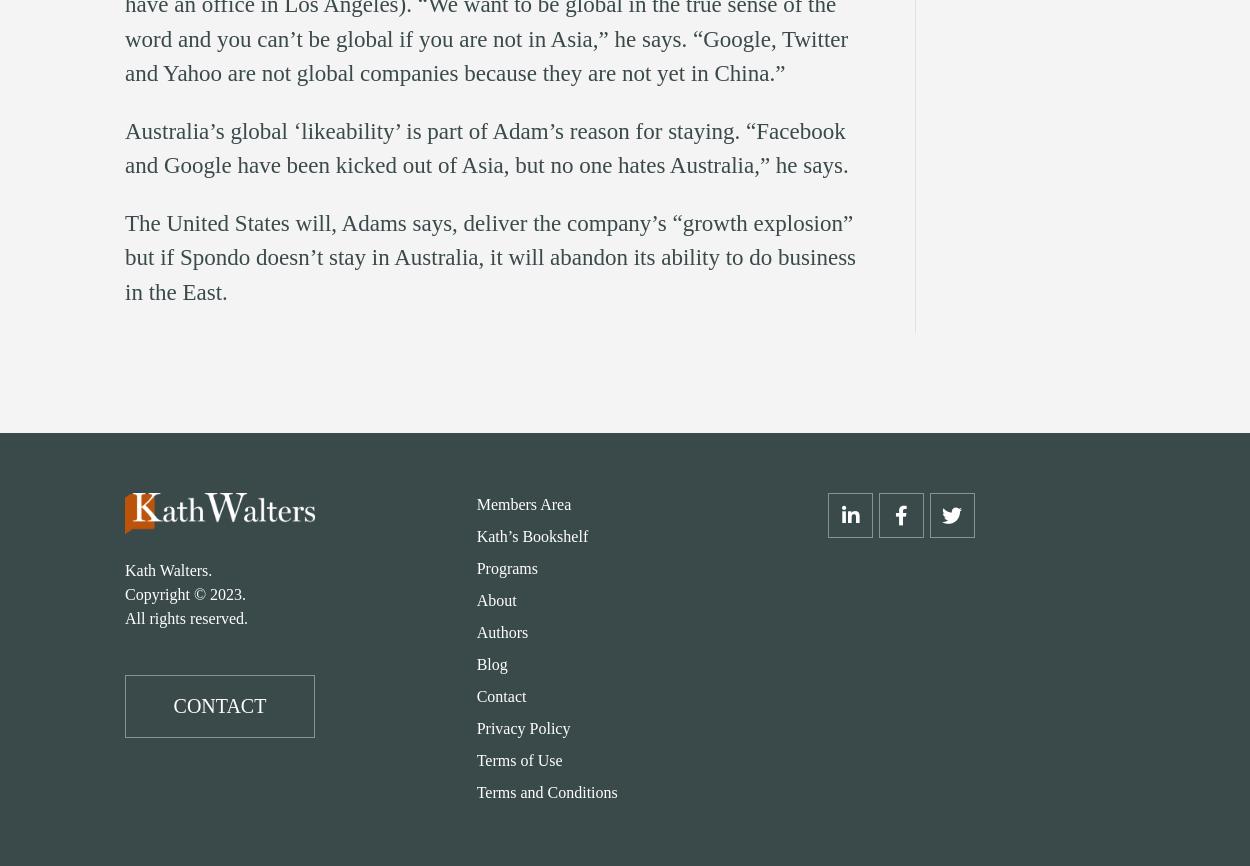 This screenshot has width=1250, height=866. Describe the element at coordinates (546, 791) in the screenshot. I see `'Terms and Conditions'` at that location.